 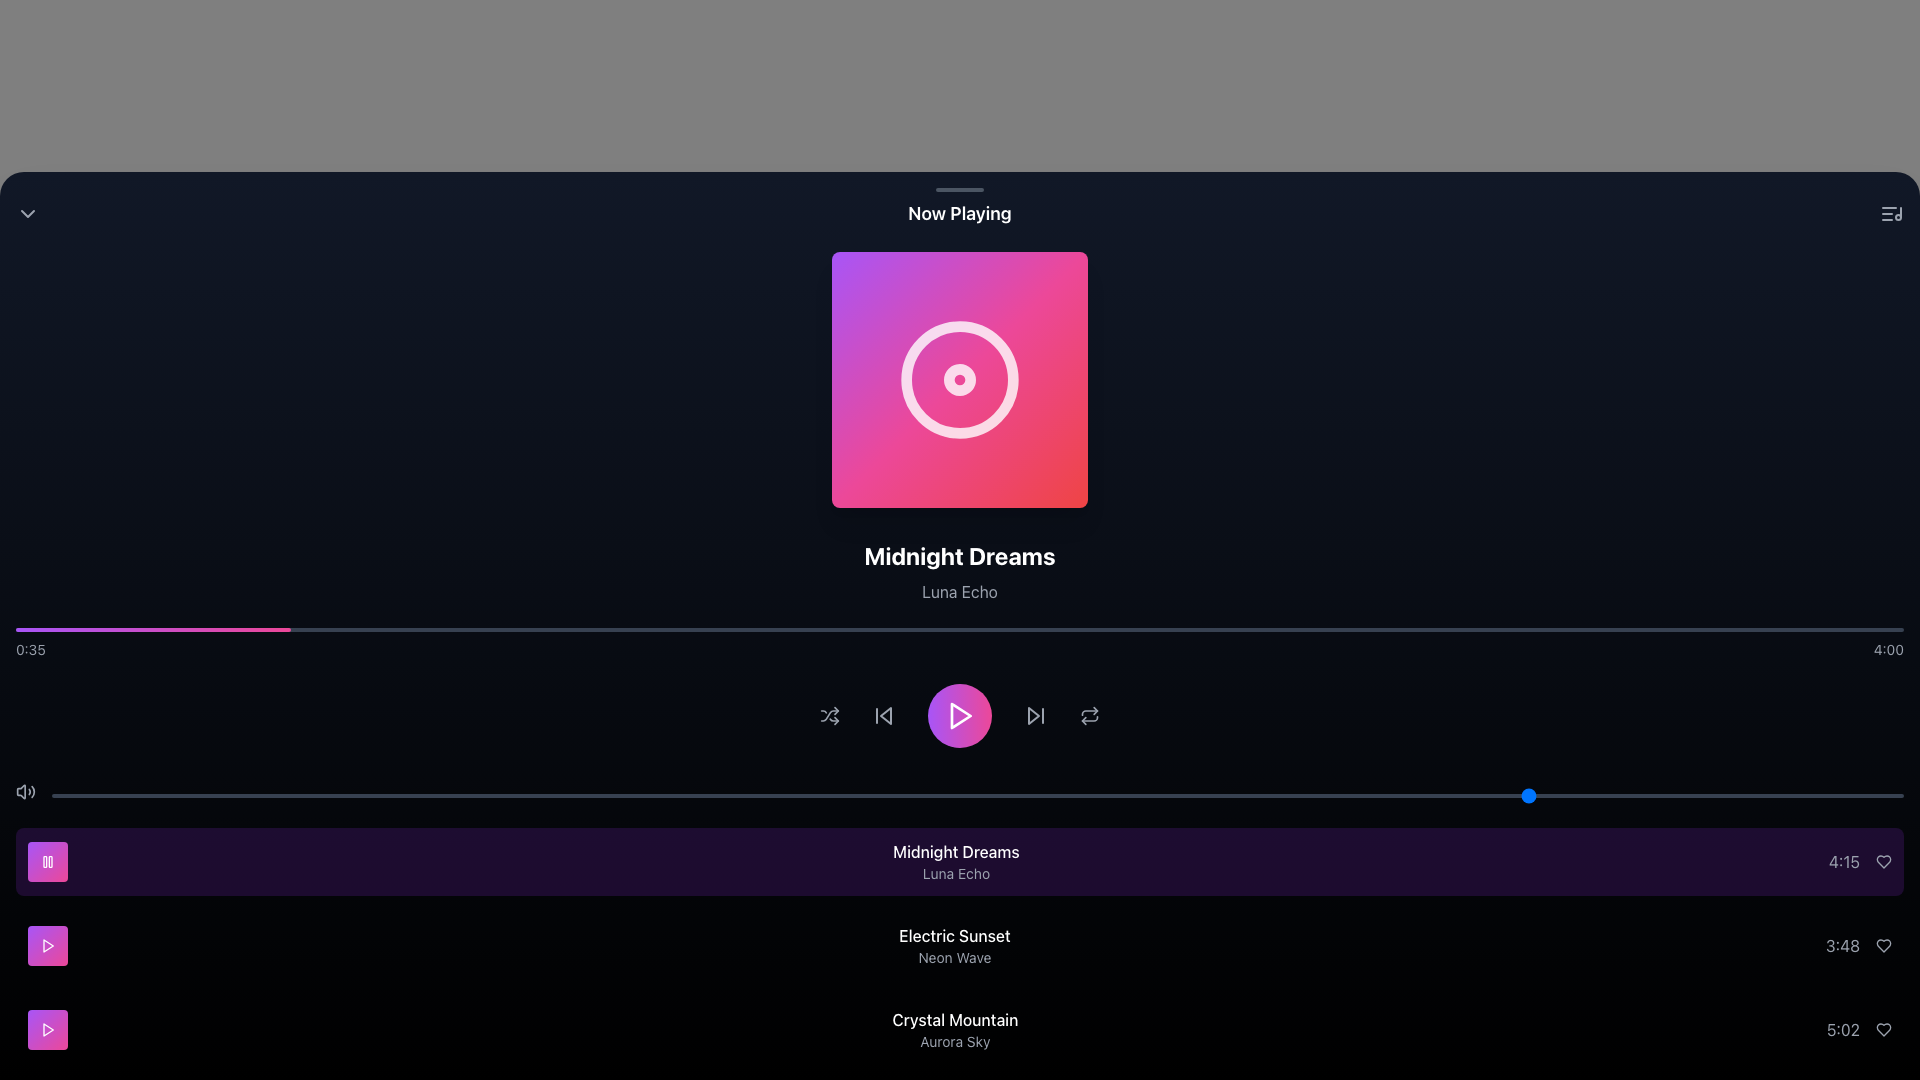 What do you see at coordinates (48, 945) in the screenshot?
I see `the play button for the song 'Electric Sunset' by 'Neon Wave'` at bounding box center [48, 945].